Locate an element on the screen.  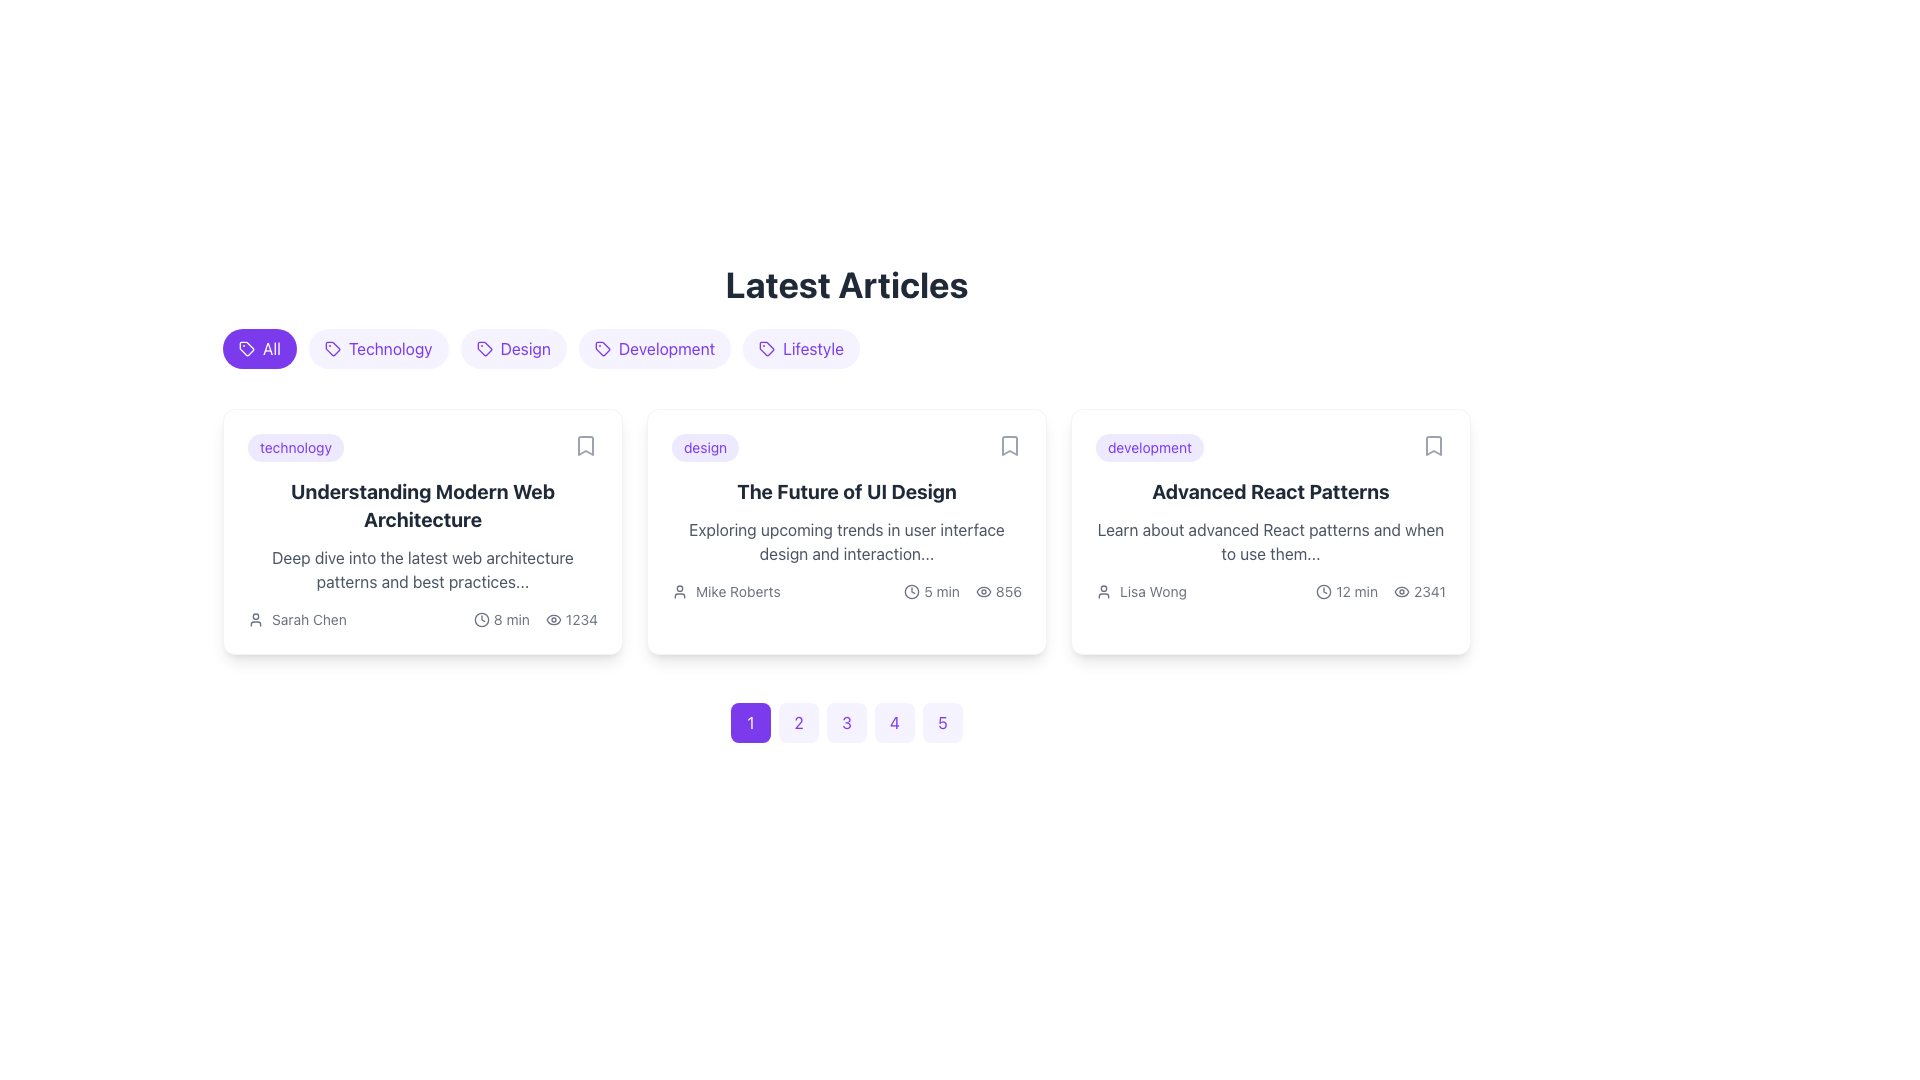
the eye-shaped icon with a circular pupil, which is located in the meta-information row of the second article card, to the left of the view count '856' is located at coordinates (983, 590).